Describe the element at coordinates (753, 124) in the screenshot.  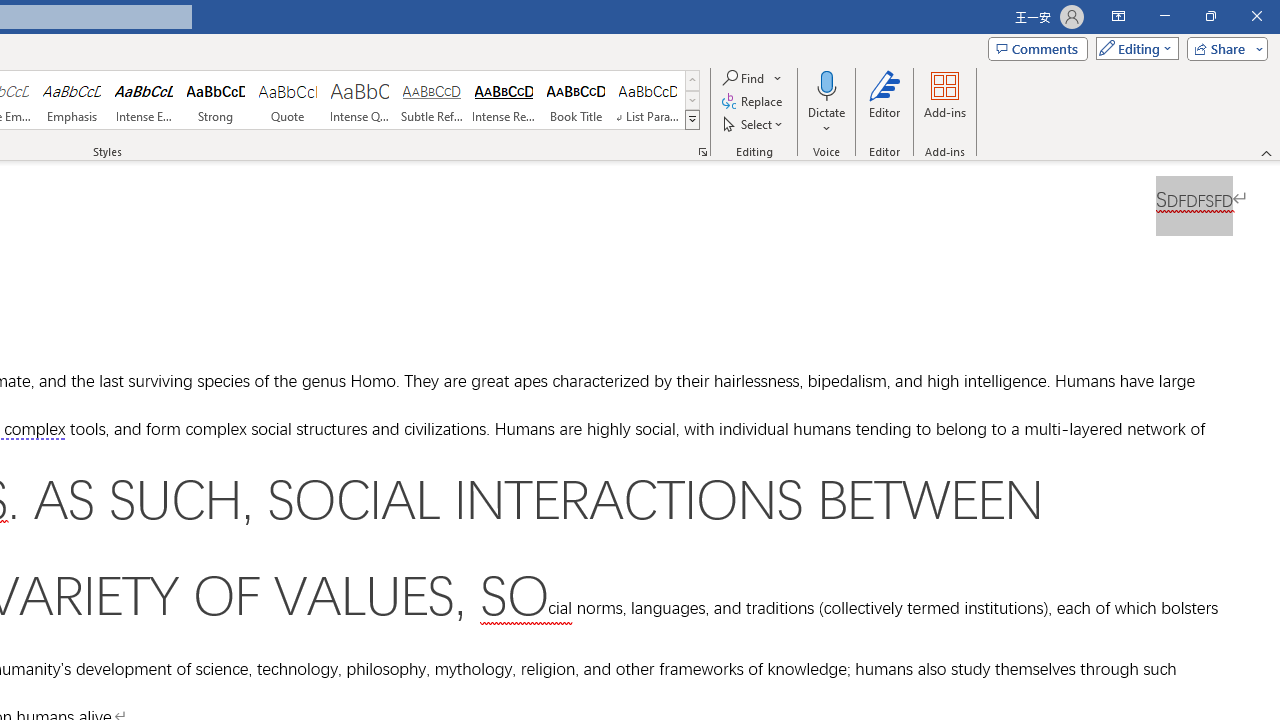
I see `'Select'` at that location.